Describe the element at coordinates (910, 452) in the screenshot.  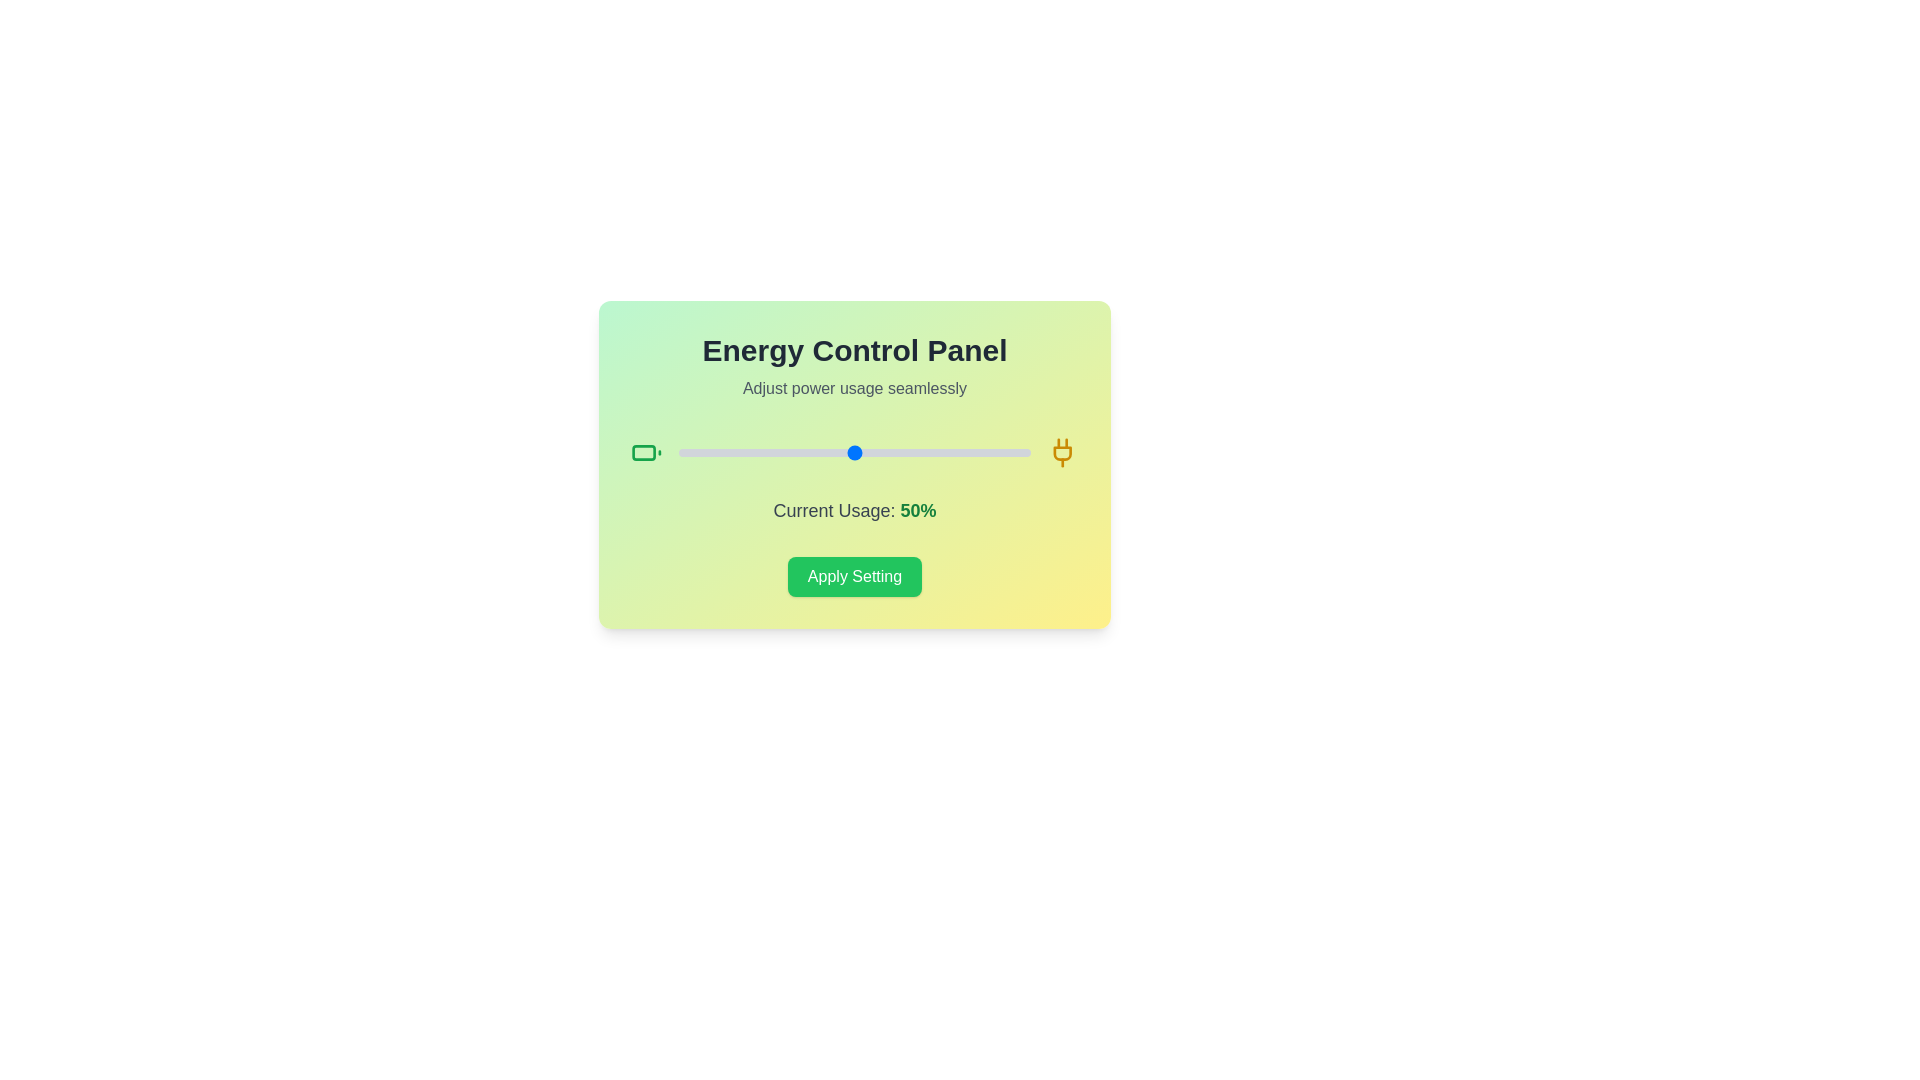
I see `the slider` at that location.